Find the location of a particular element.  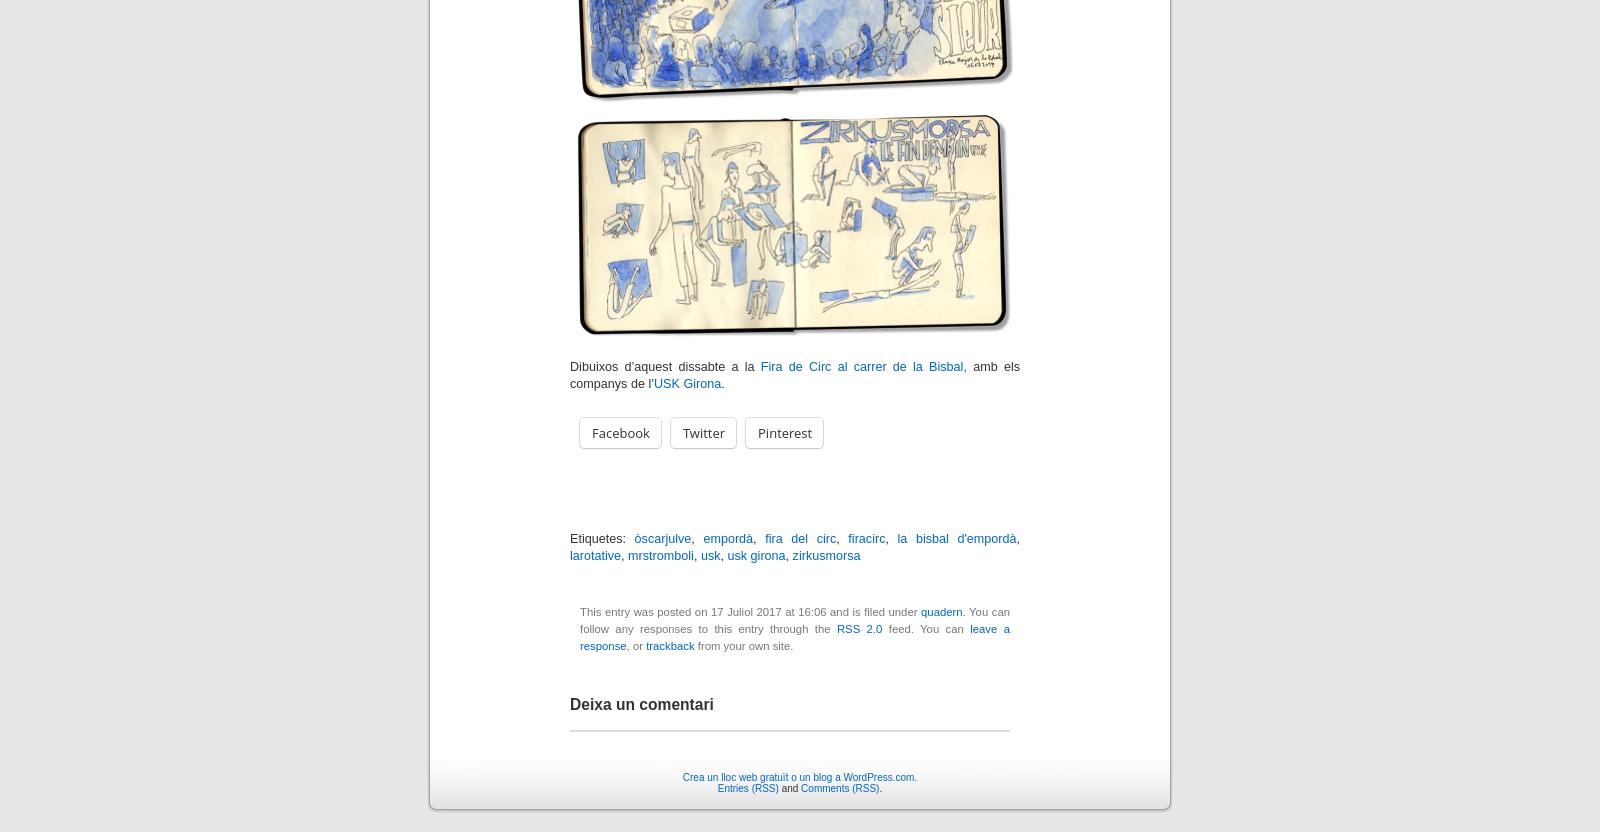

'feed.
													You can' is located at coordinates (924, 628).